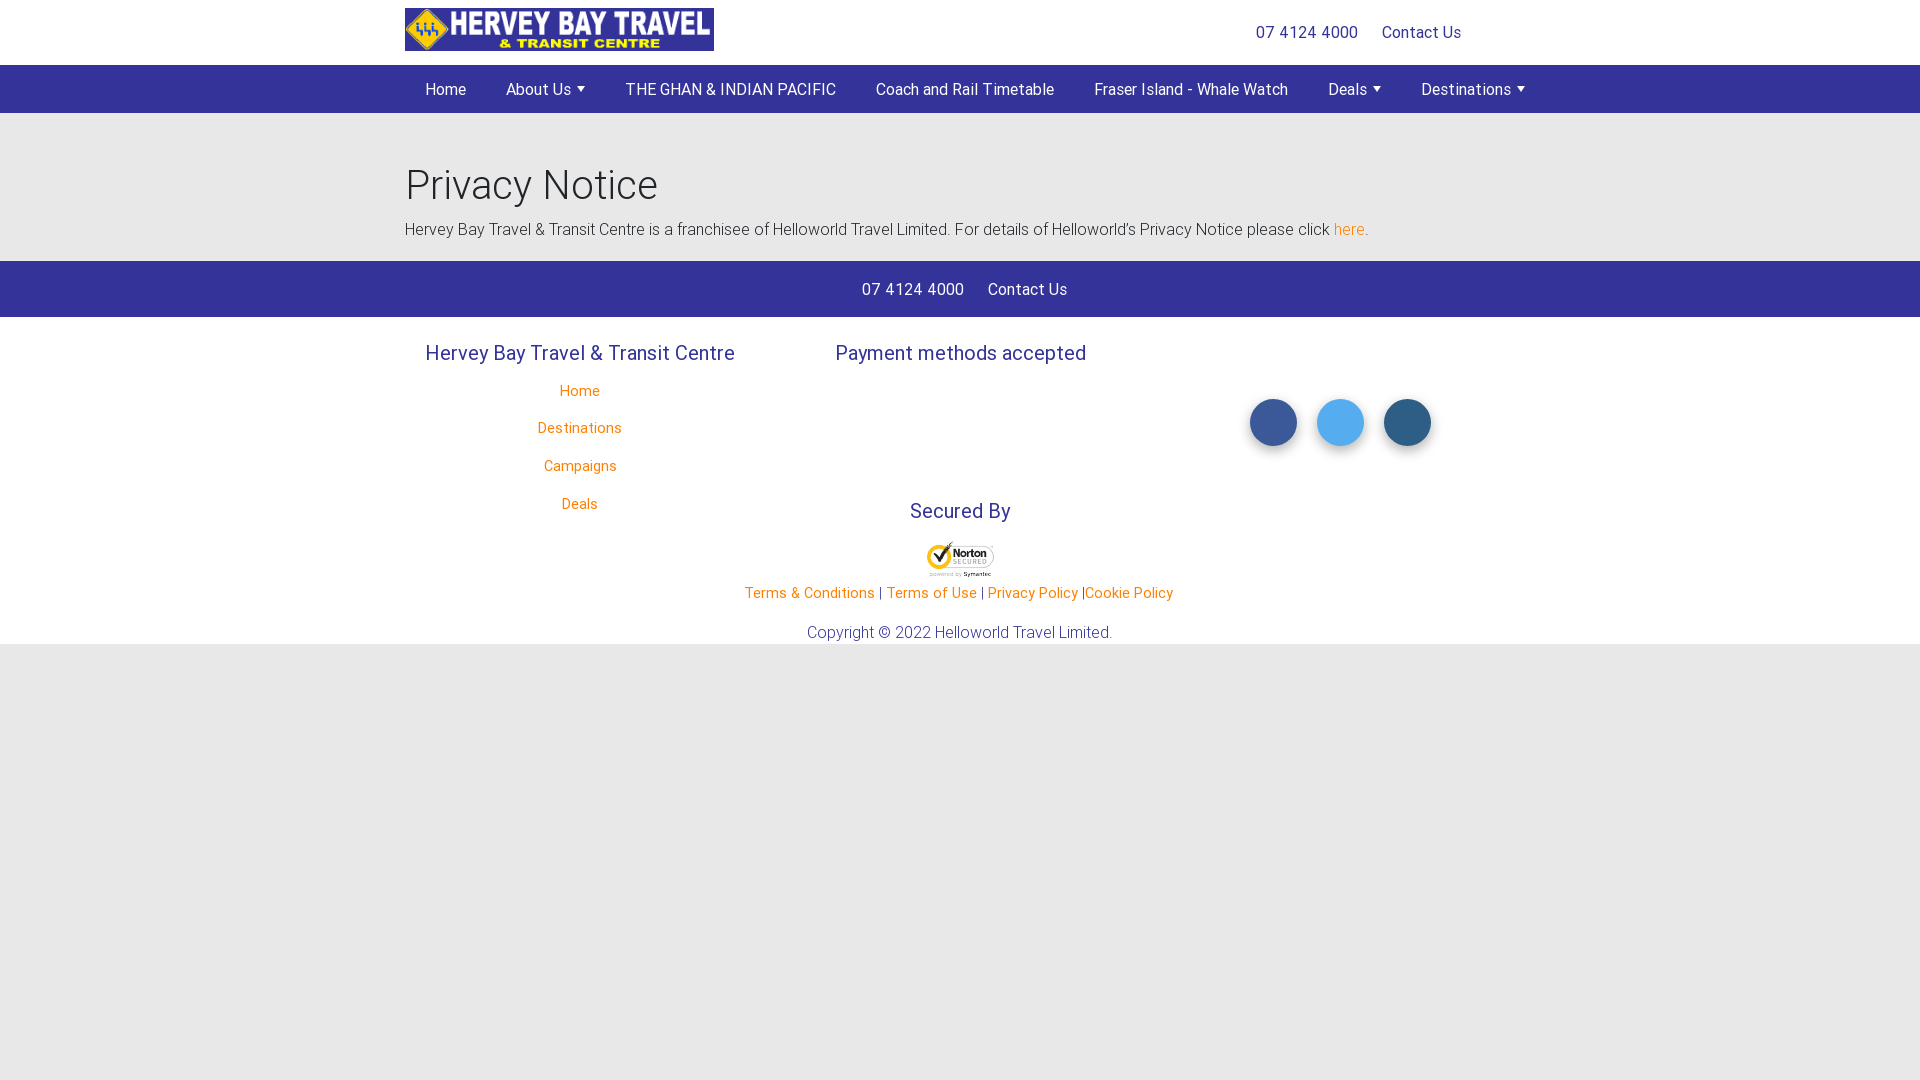  I want to click on 'THE GHAN & INDIAN PACIFIC', so click(729, 87).